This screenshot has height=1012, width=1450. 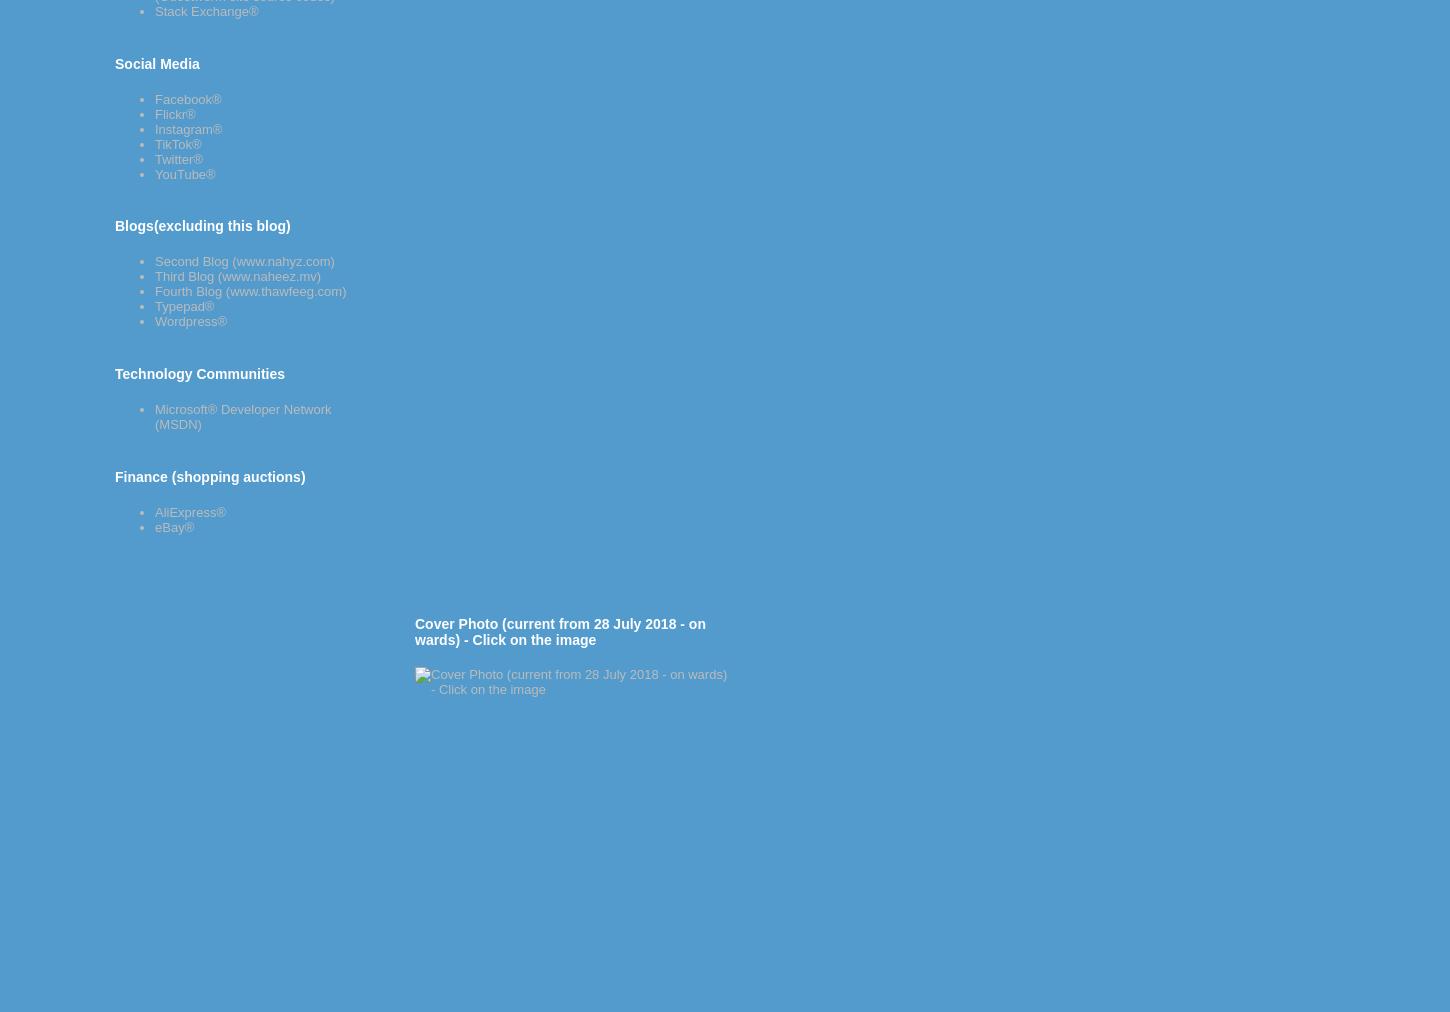 I want to click on 'Twitter®', so click(x=177, y=158).